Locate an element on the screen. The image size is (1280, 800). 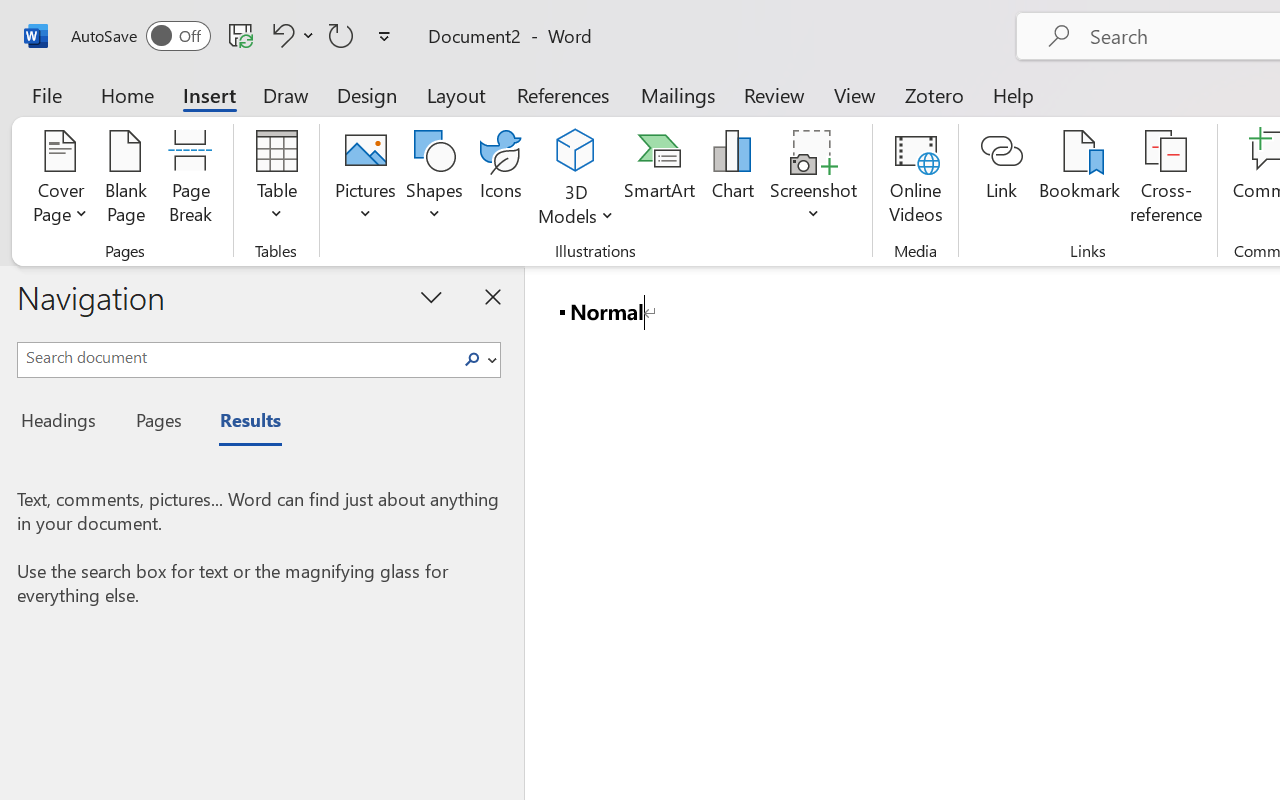
'3D Models' is located at coordinates (575, 151).